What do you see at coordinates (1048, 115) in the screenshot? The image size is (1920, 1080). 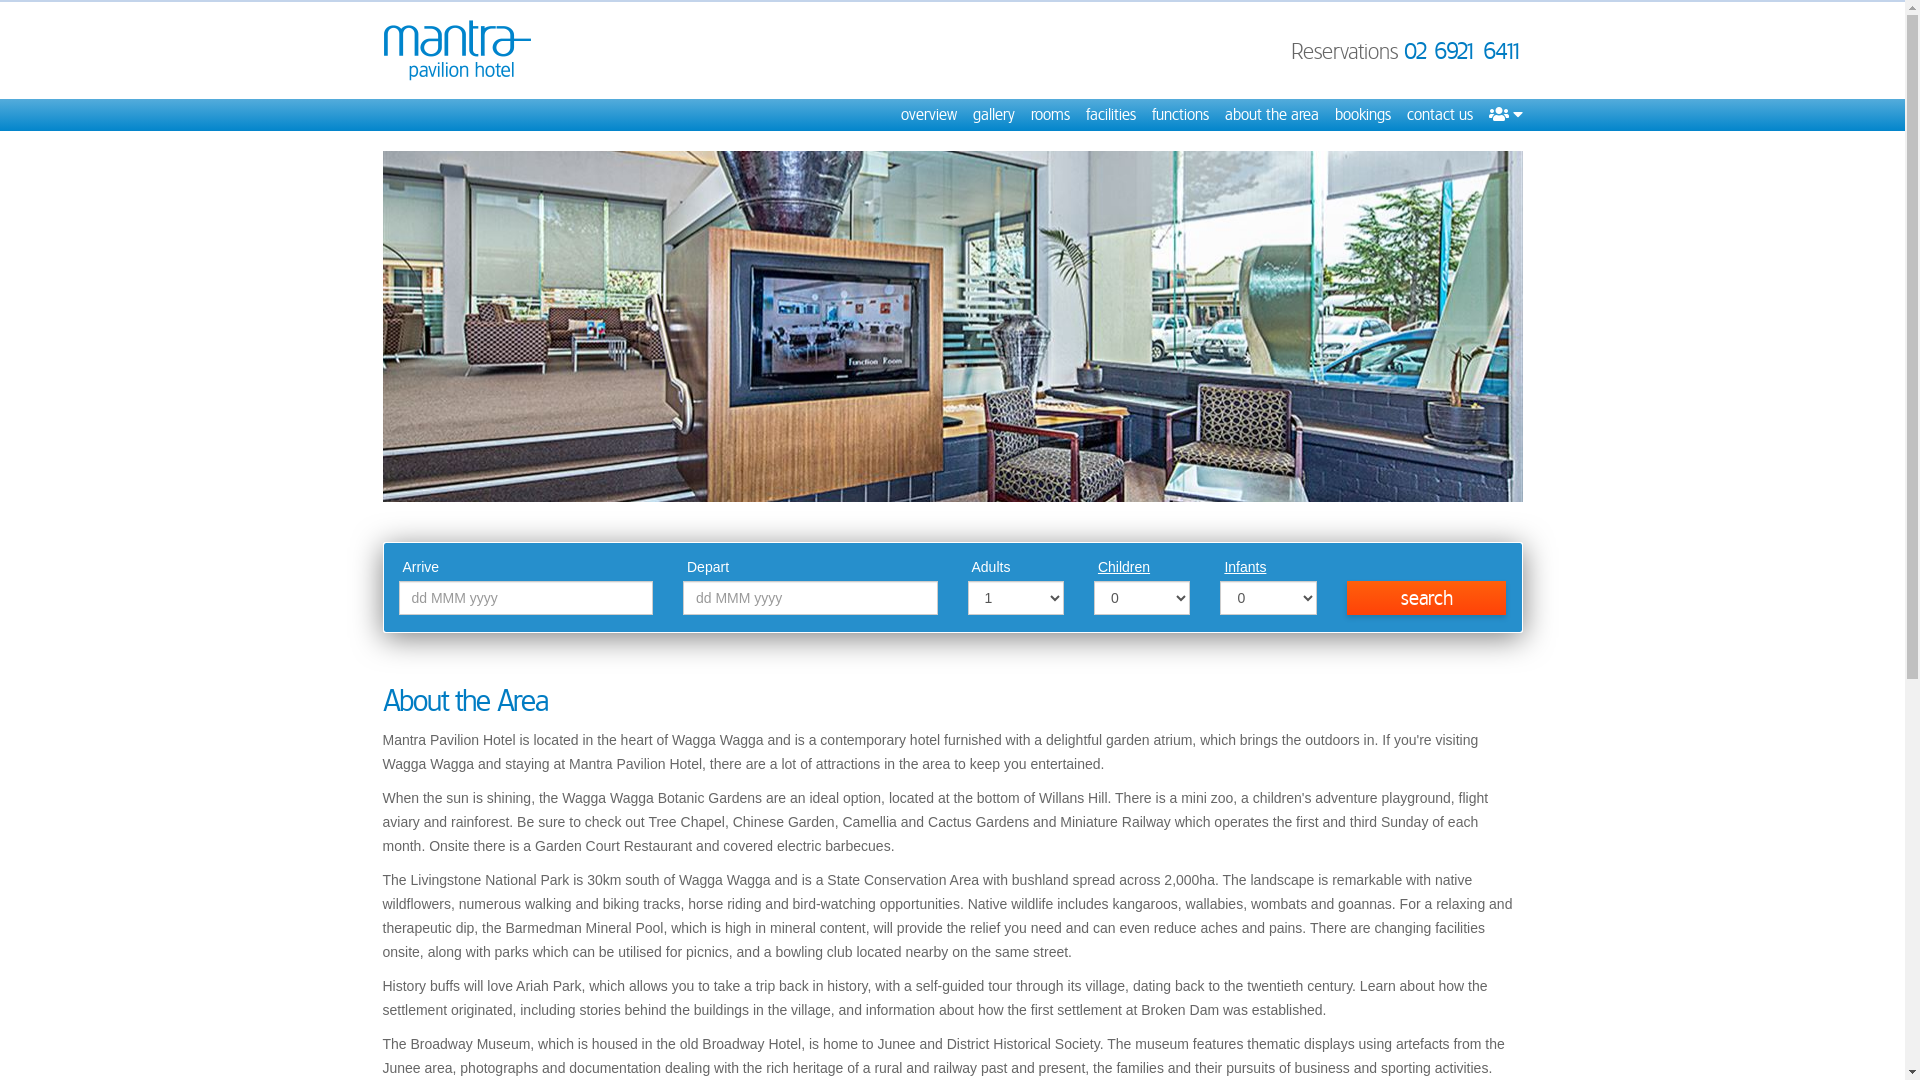 I see `'rooms'` at bounding box center [1048, 115].